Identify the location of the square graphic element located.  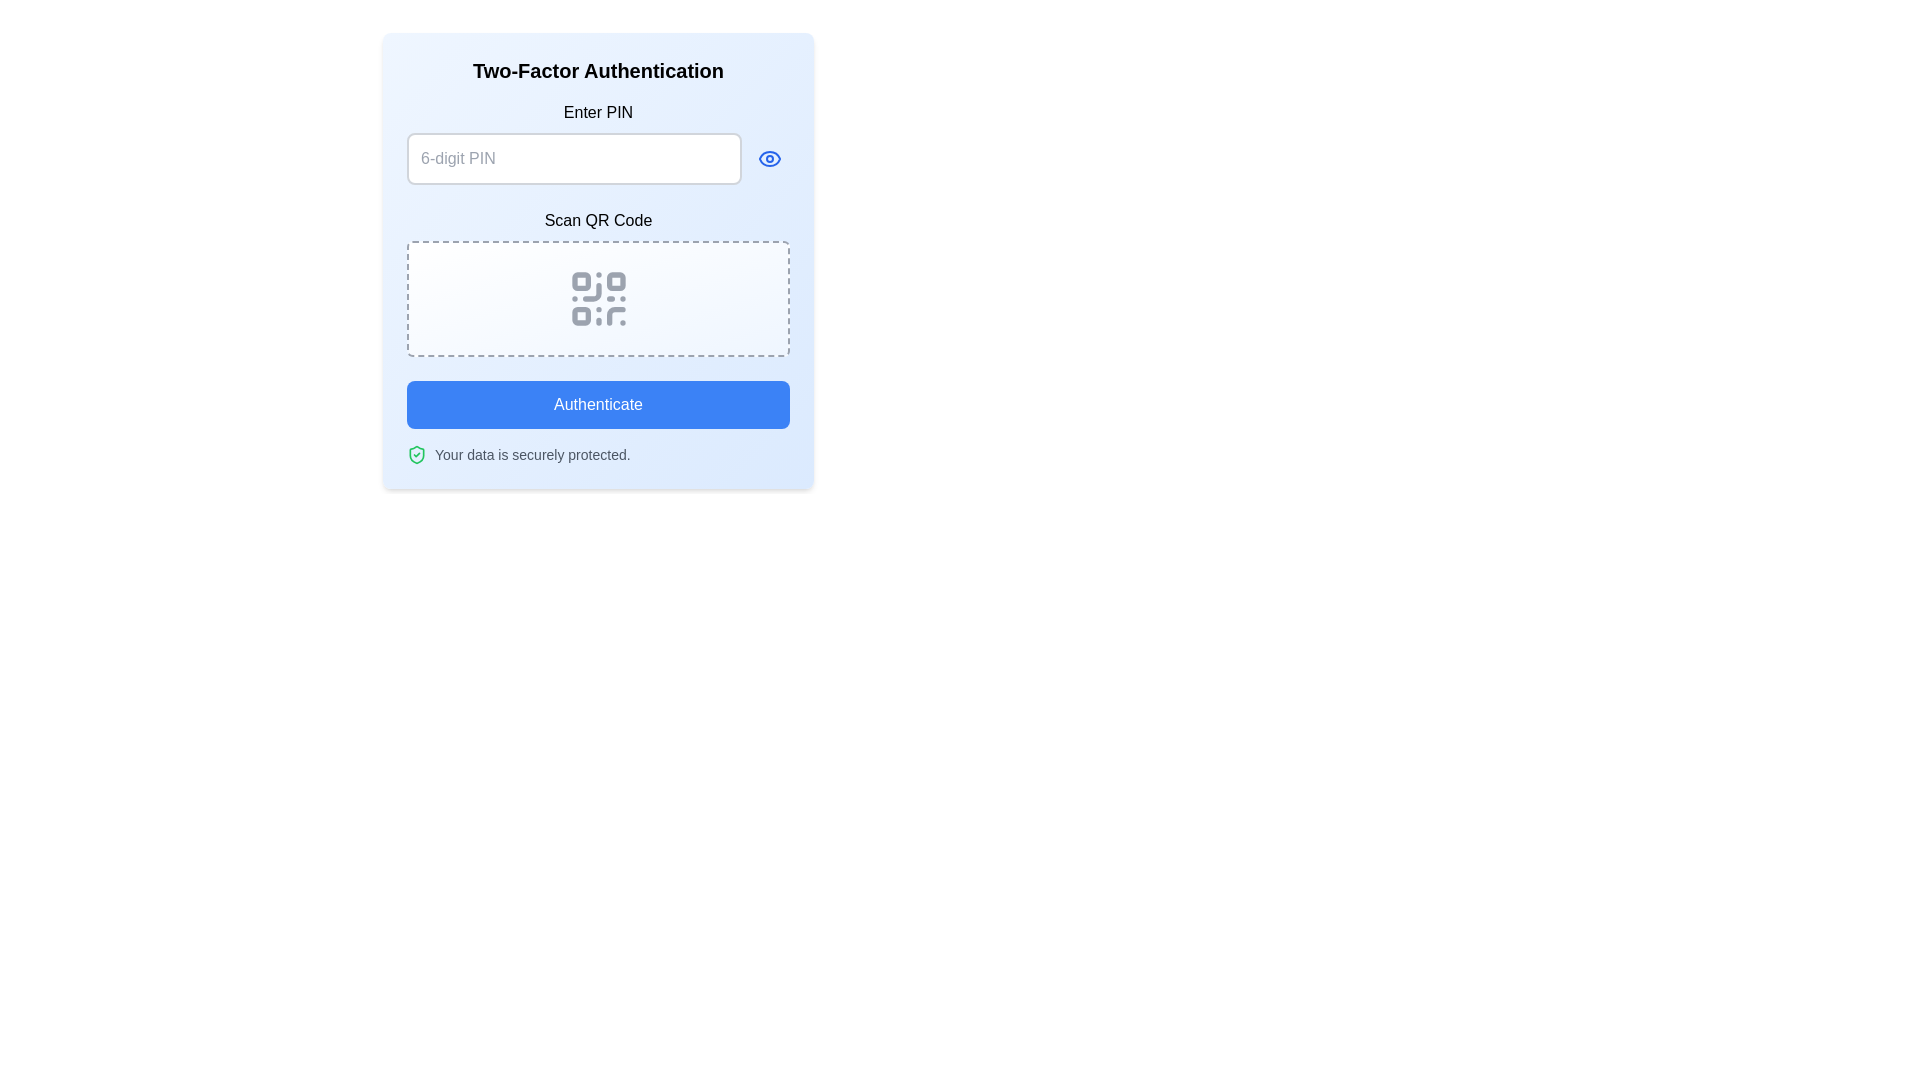
(580, 315).